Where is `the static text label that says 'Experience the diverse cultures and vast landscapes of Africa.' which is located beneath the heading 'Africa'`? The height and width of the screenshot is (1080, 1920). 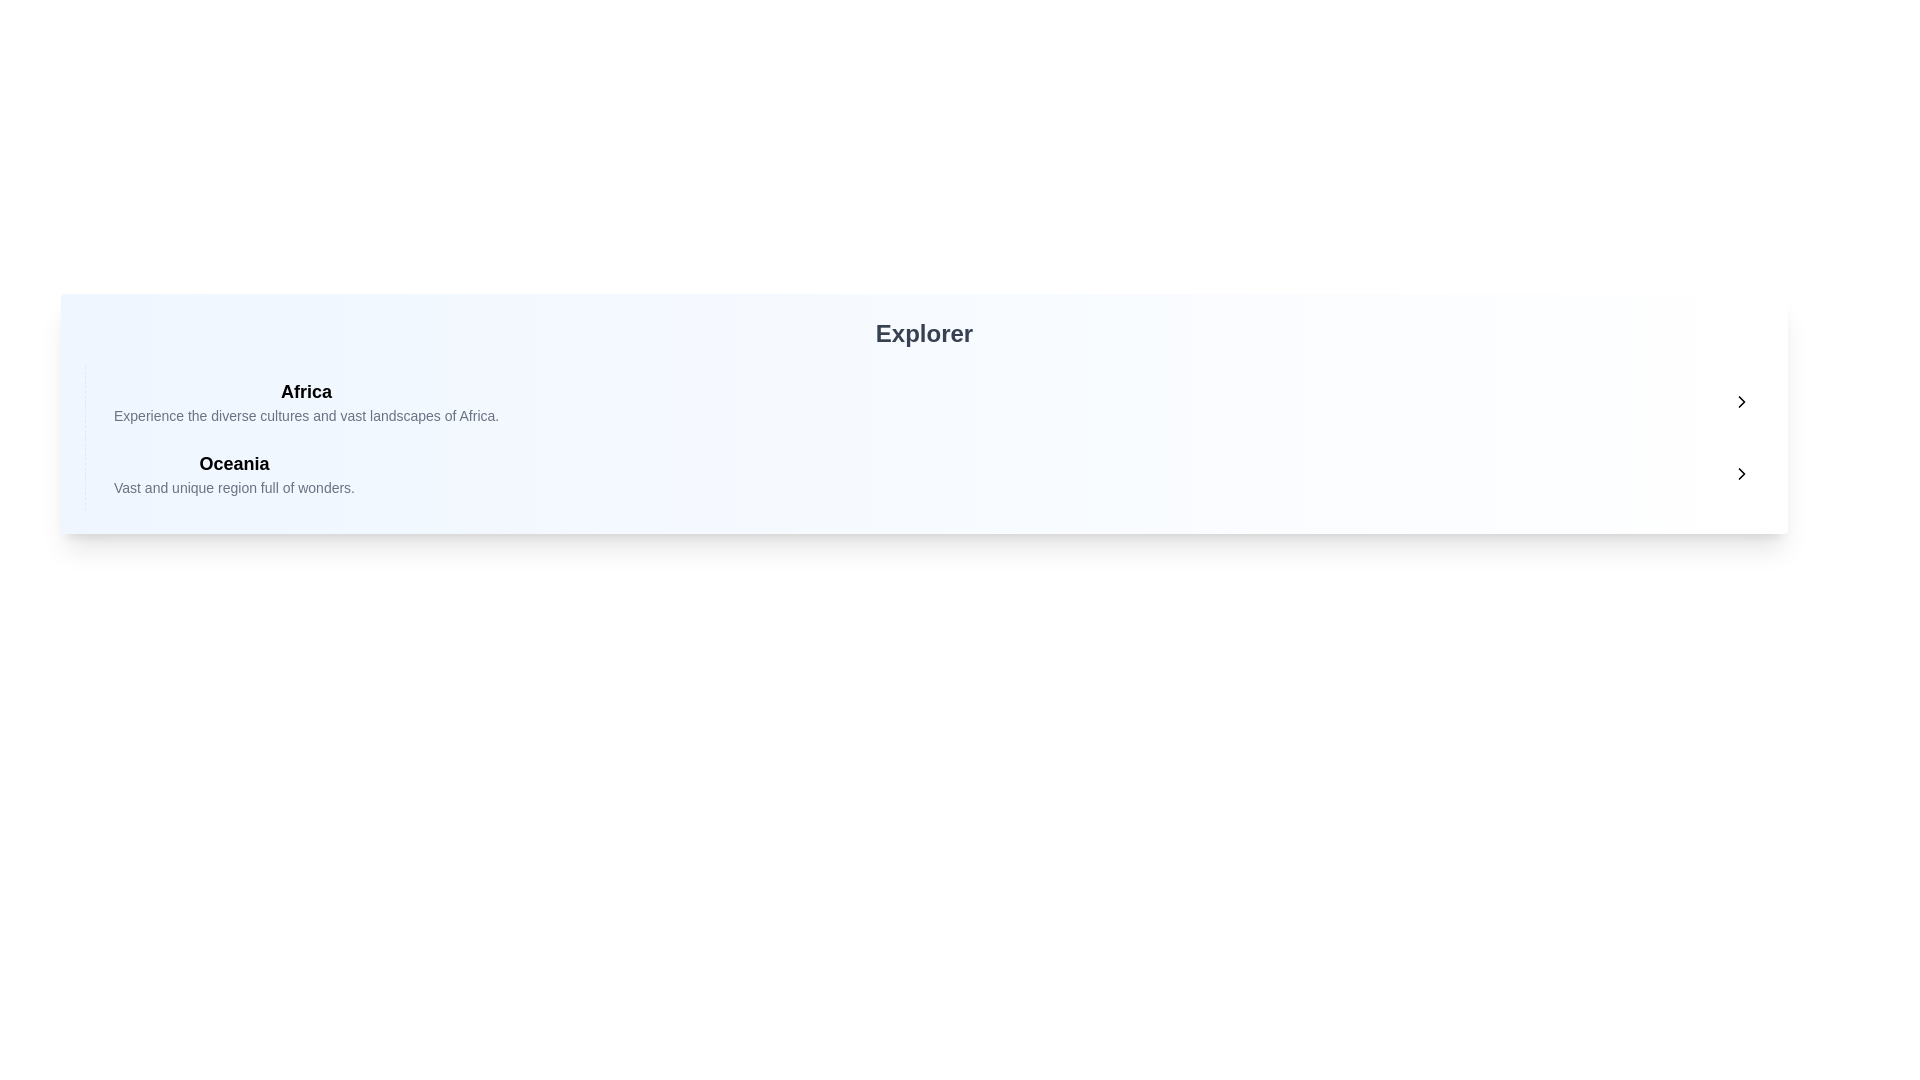 the static text label that says 'Experience the diverse cultures and vast landscapes of Africa.' which is located beneath the heading 'Africa' is located at coordinates (305, 415).